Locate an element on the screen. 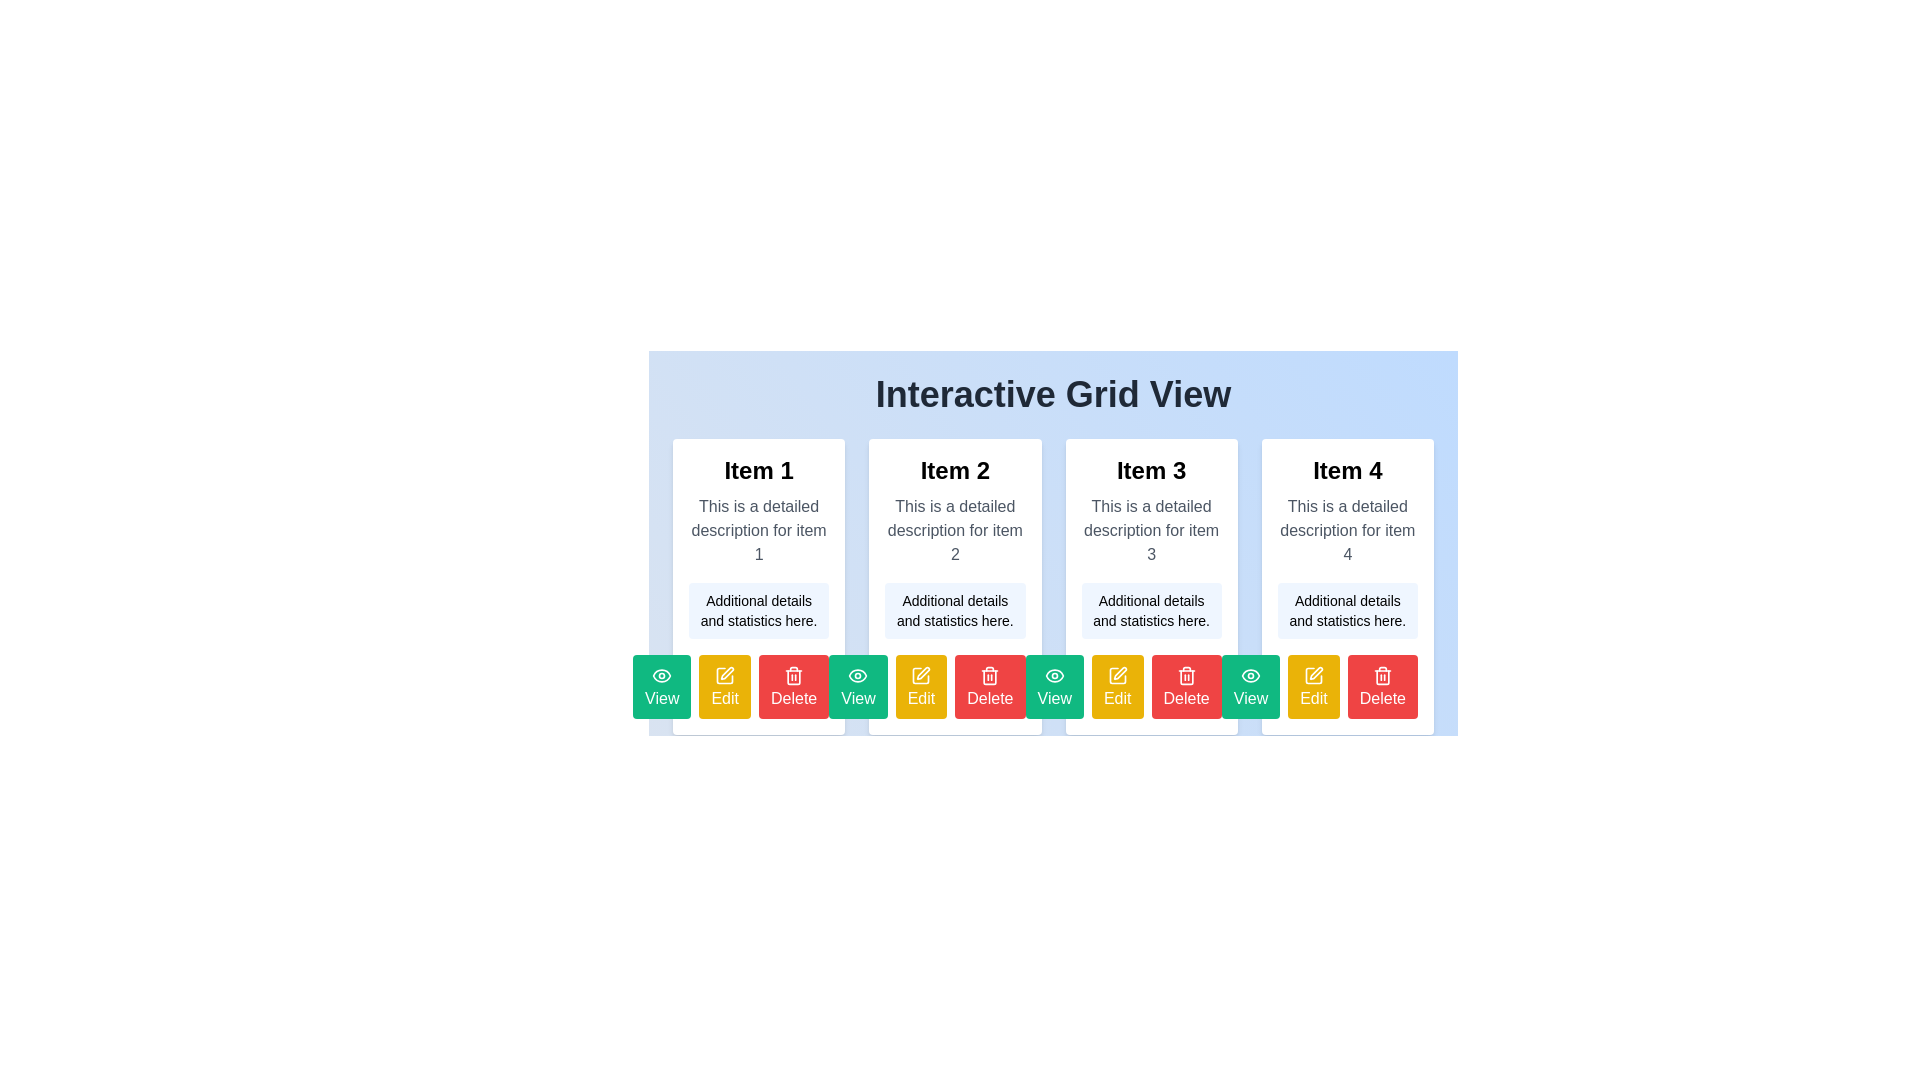  the pencil-like icon within the yellow 'Edit' button located beneath 'Item 3' in the third column from the left is located at coordinates (920, 675).